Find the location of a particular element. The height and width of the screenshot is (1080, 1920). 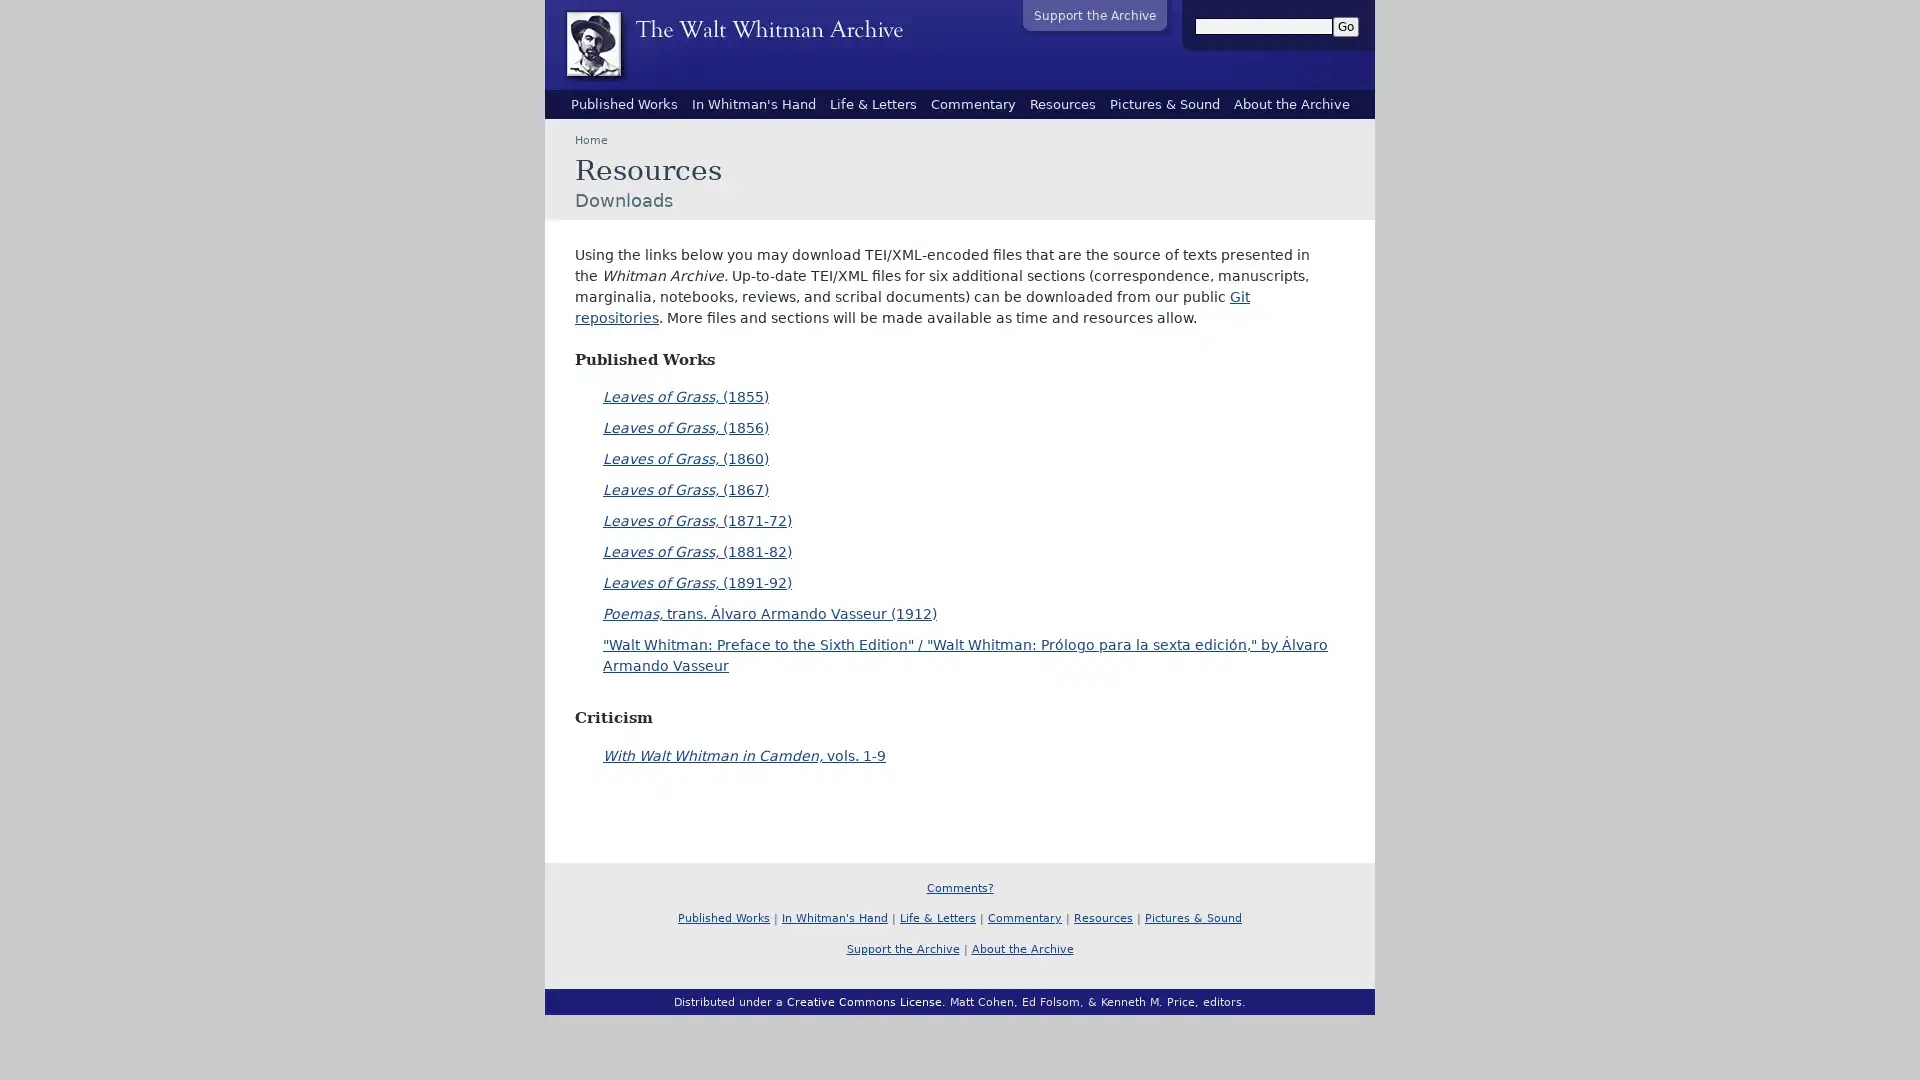

Go is located at coordinates (1345, 27).